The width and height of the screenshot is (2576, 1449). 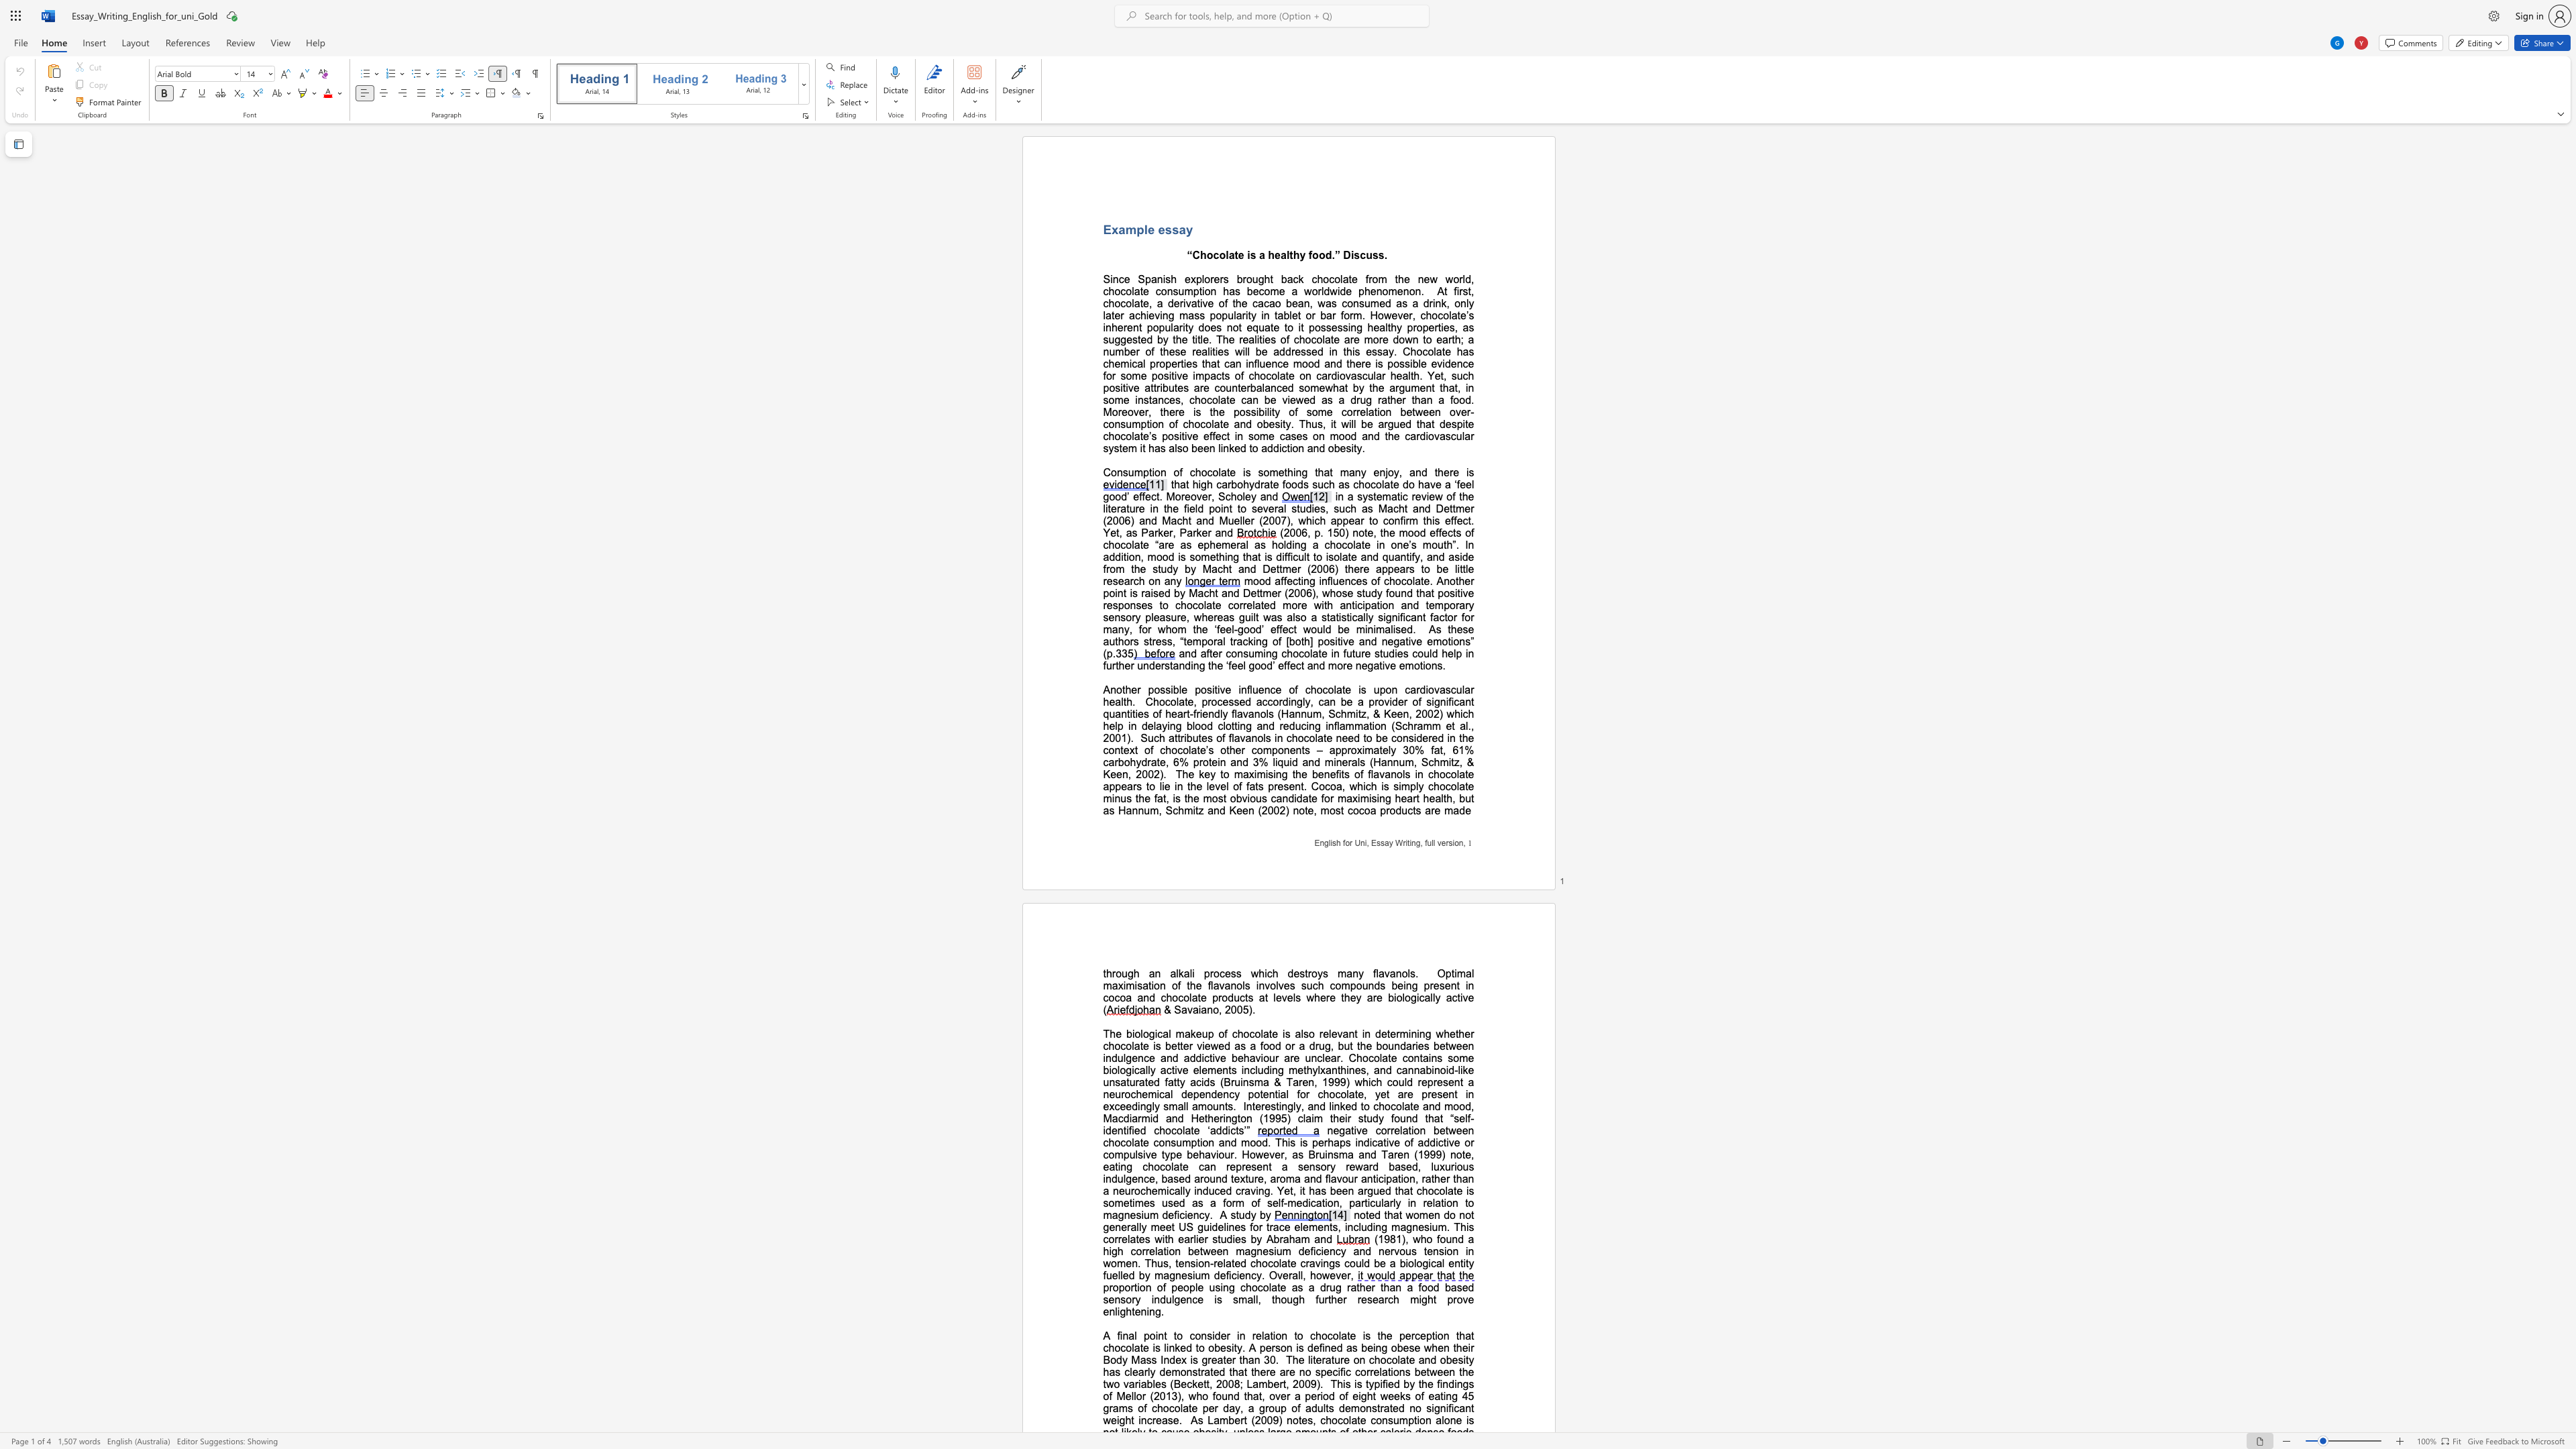 I want to click on the subset text "ps indi" within the text "perhaps indicative", so click(x=1339, y=1141).